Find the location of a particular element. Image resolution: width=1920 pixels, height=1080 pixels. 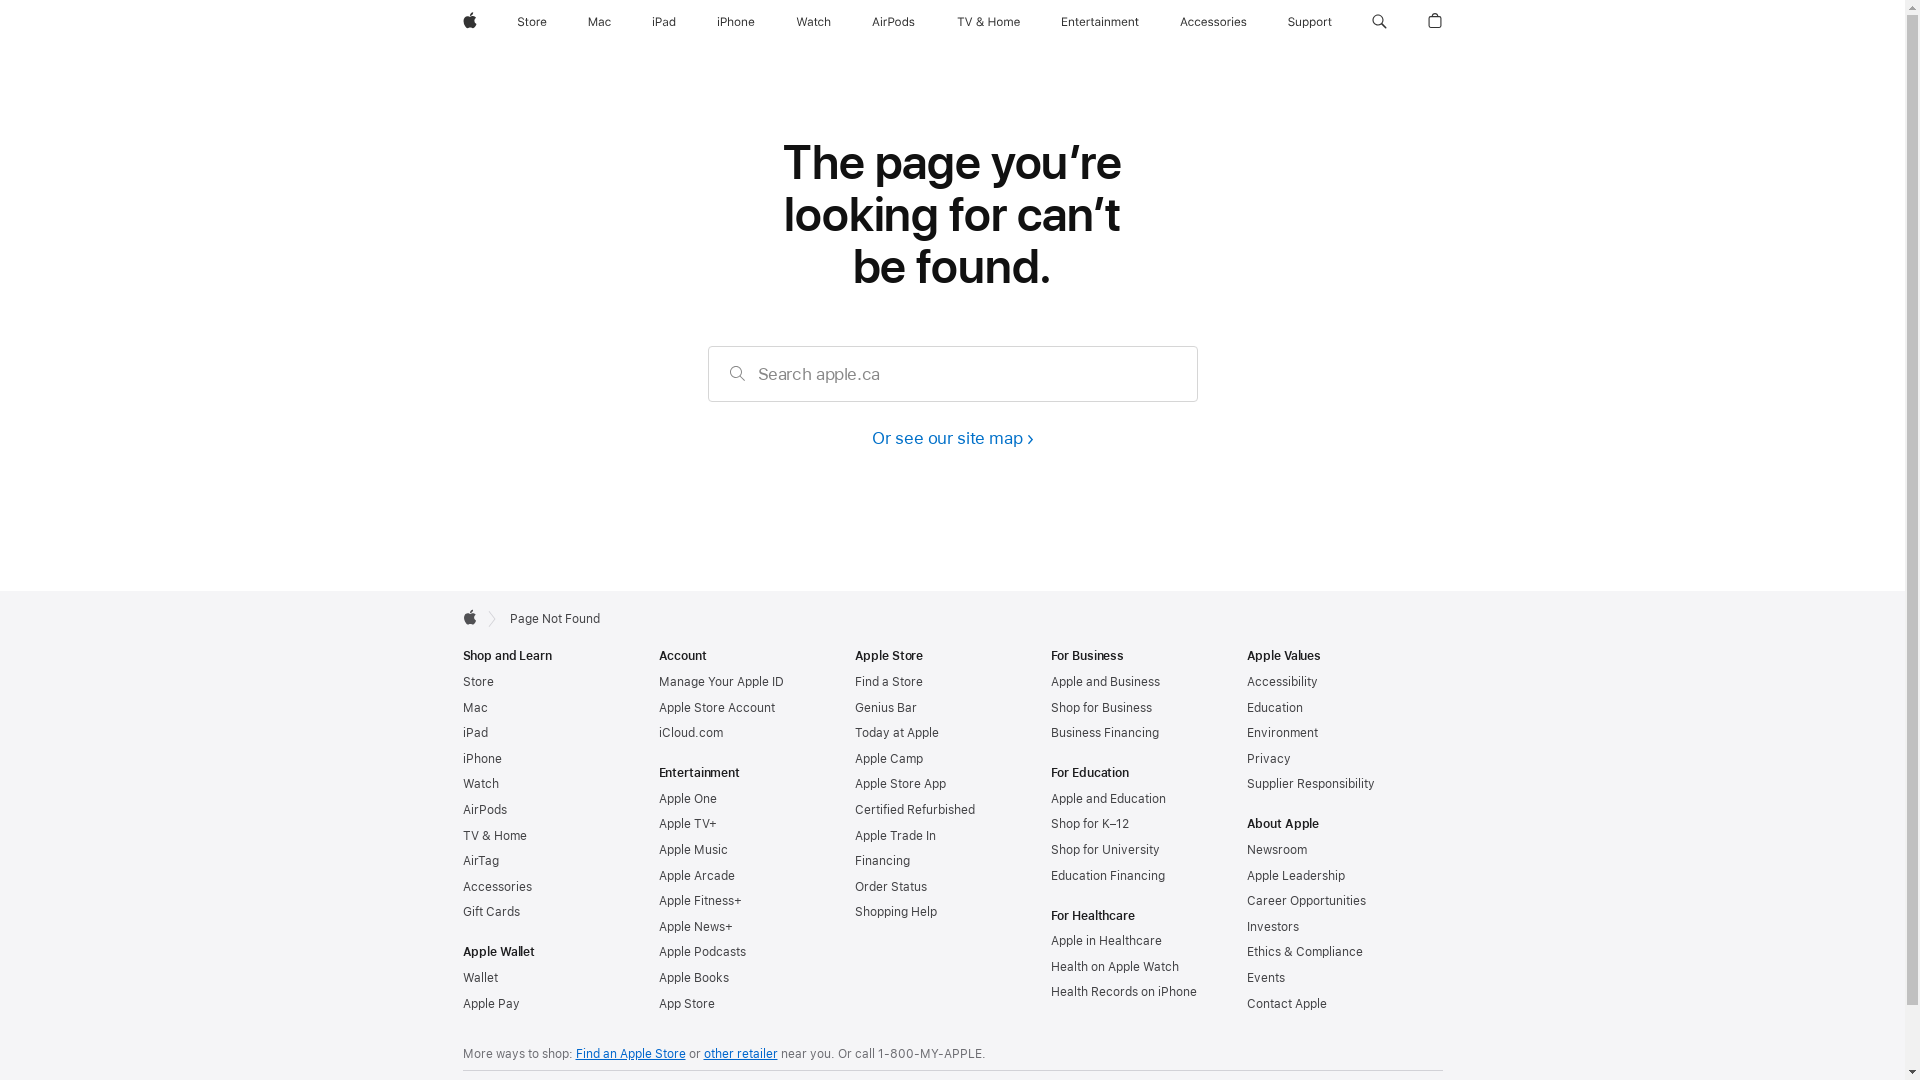

'Apple Podcasts' is located at coordinates (701, 951).